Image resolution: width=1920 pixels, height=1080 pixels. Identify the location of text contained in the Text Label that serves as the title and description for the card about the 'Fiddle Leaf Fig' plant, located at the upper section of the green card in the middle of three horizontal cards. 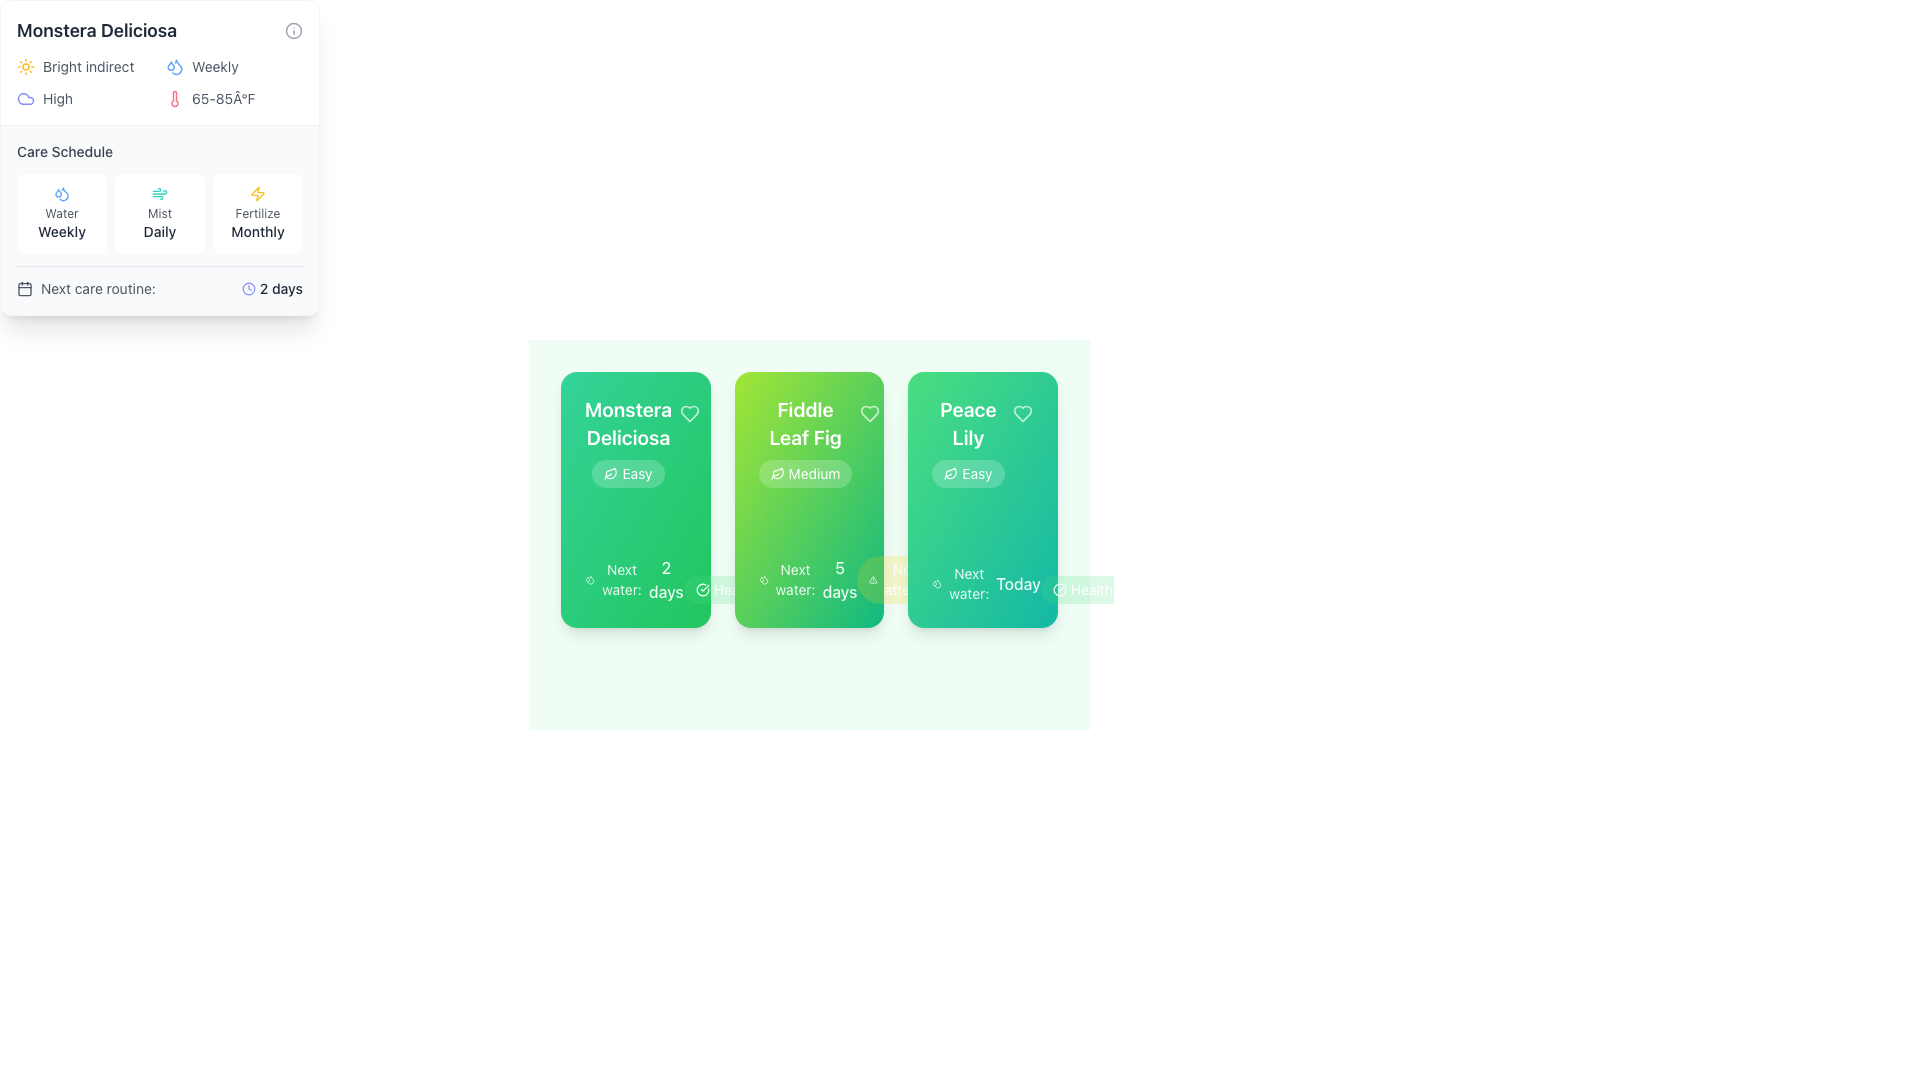
(809, 441).